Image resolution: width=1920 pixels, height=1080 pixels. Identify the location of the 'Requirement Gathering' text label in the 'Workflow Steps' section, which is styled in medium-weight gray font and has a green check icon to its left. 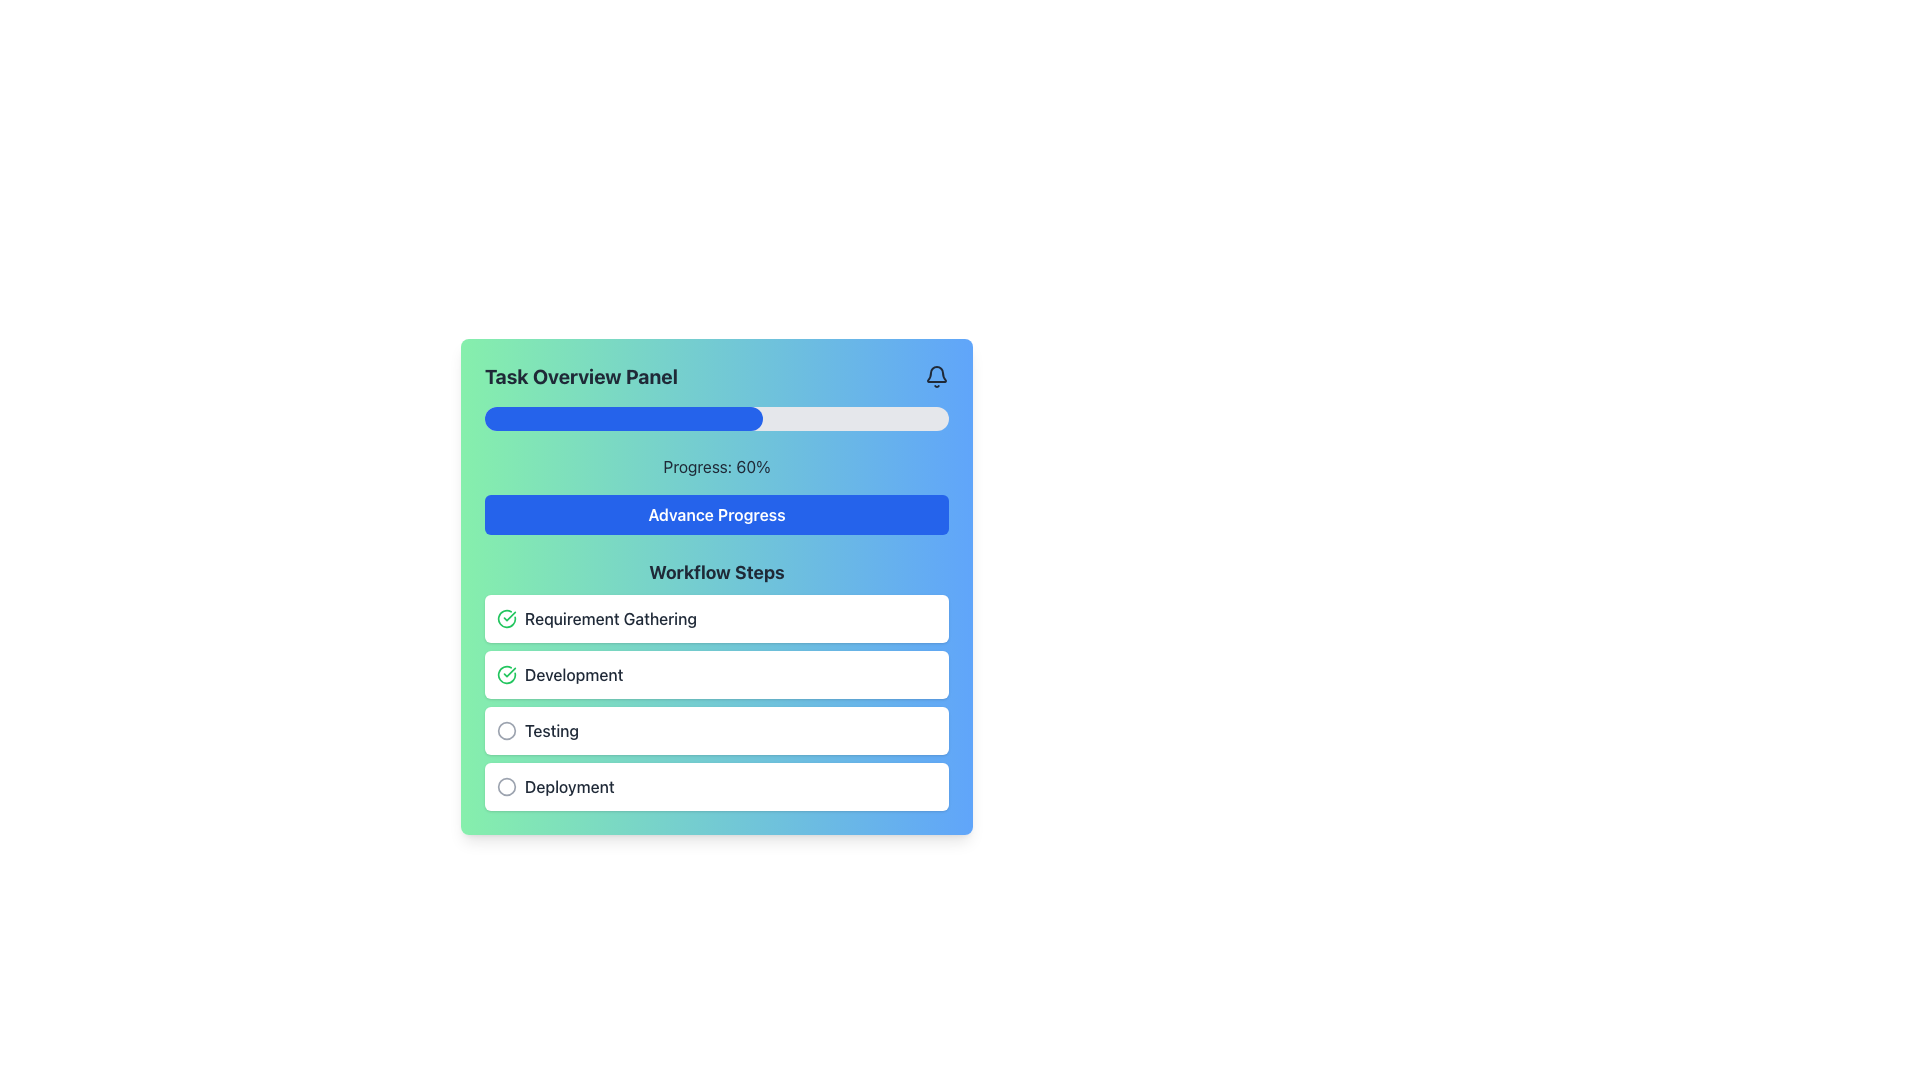
(609, 617).